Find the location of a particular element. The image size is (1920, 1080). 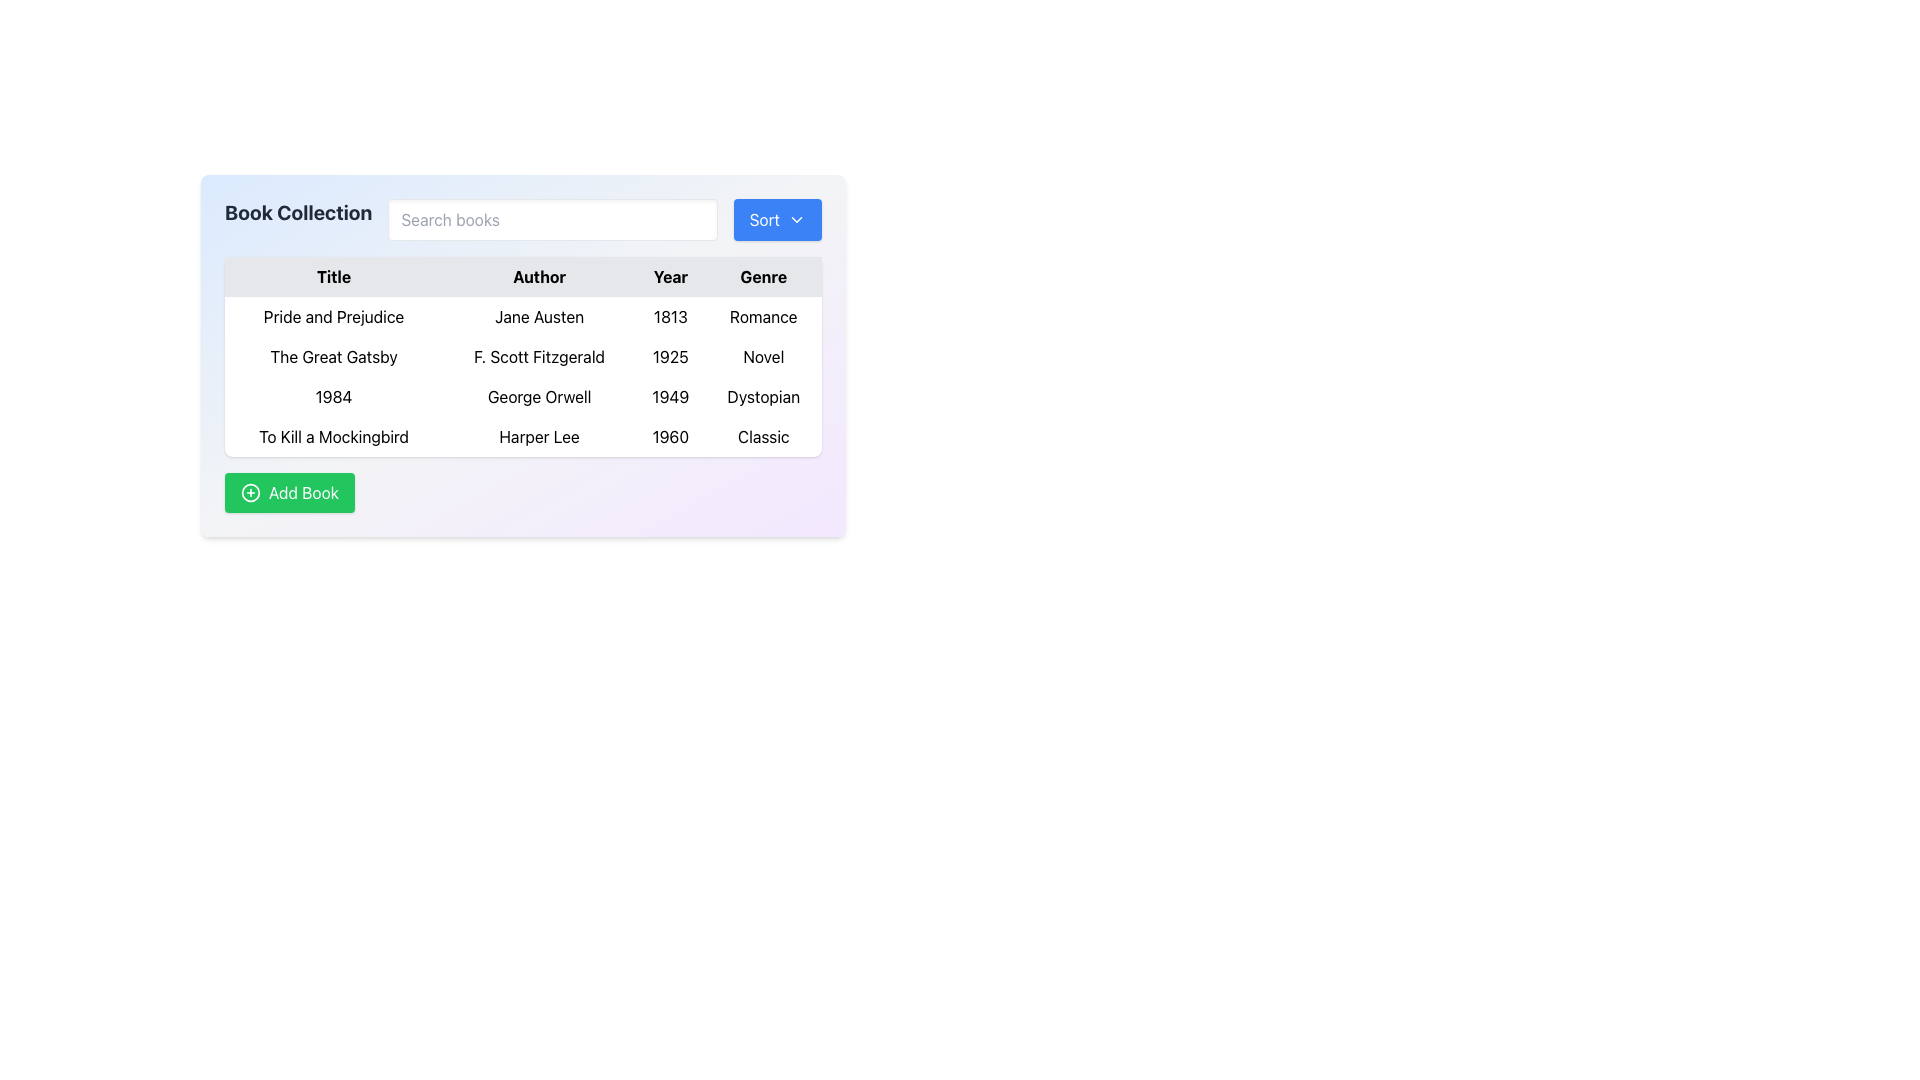

the text label displaying the publication year of 'The Great Gatsby' in the 'Year' column of the table, which is positioned between the 'Author' and 'Genre' columns is located at coordinates (670, 356).